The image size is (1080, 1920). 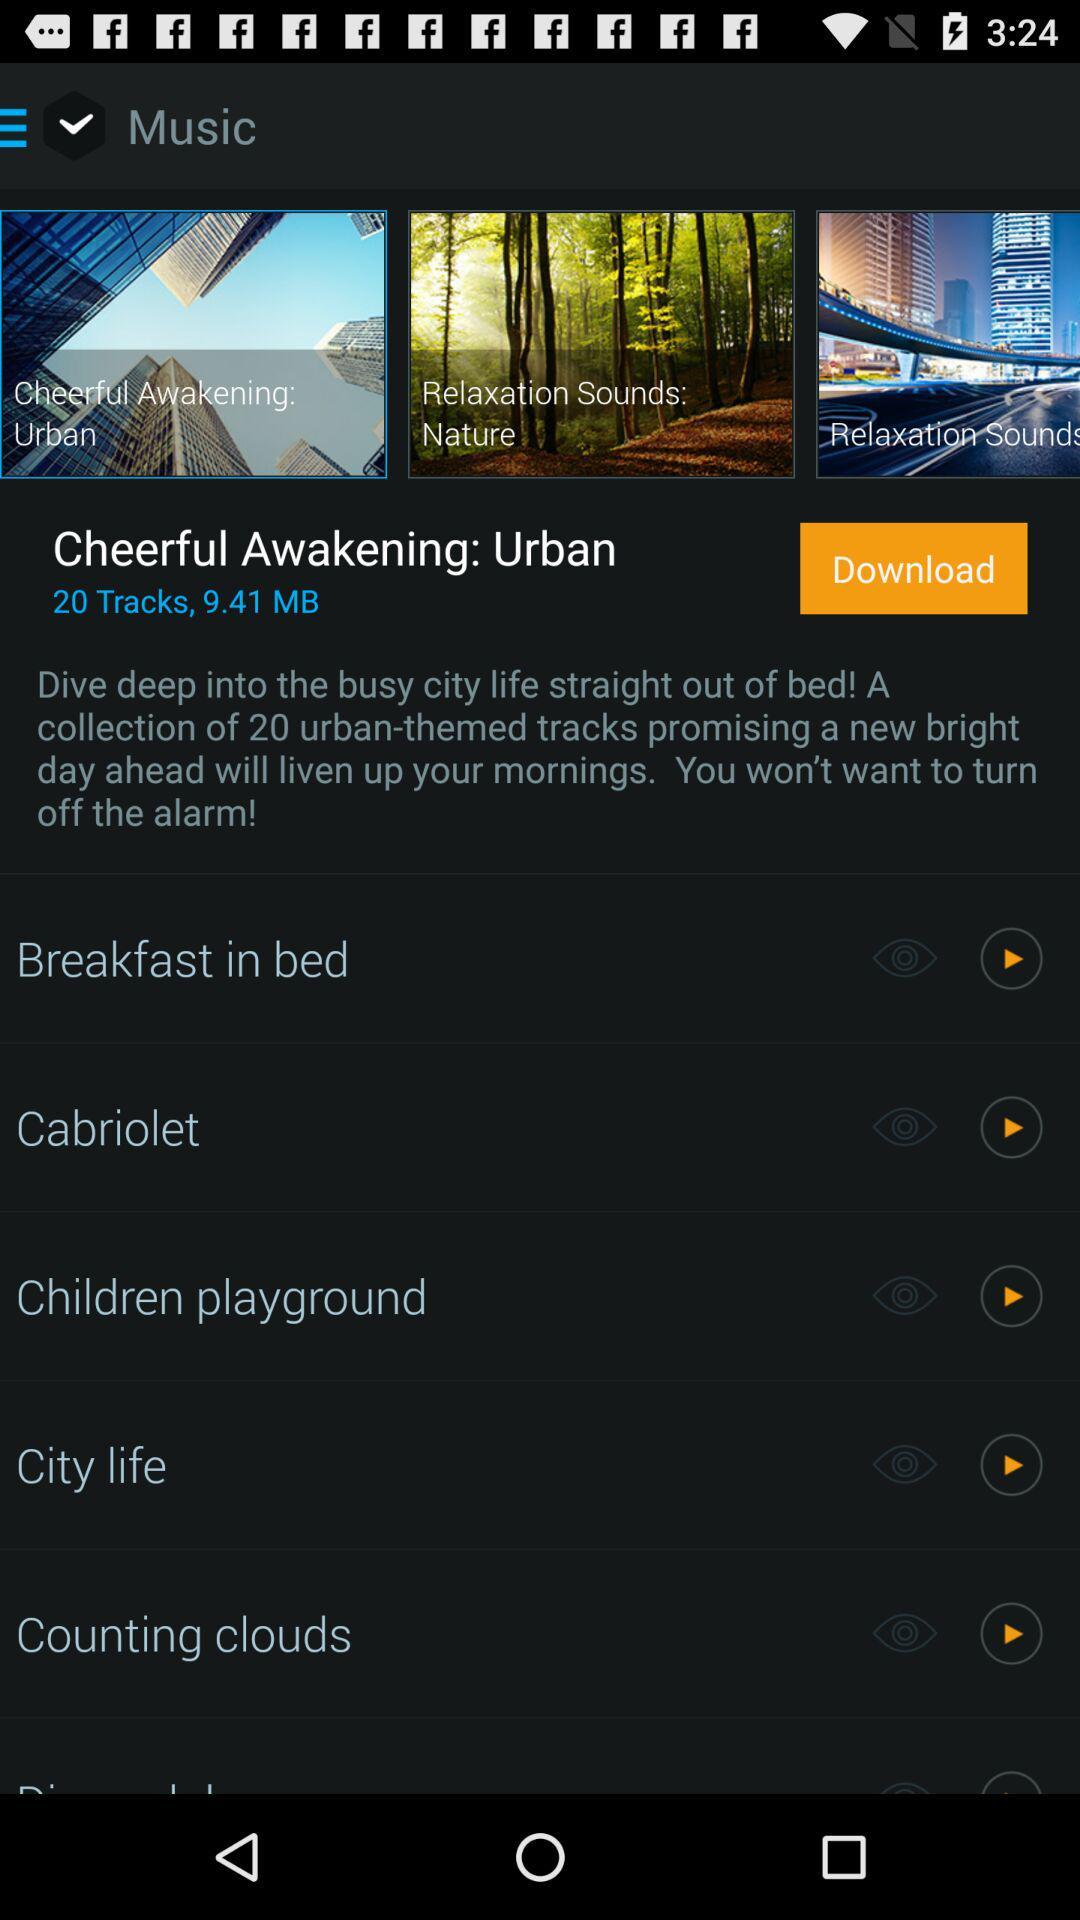 I want to click on item below the city life, so click(x=432, y=1633).